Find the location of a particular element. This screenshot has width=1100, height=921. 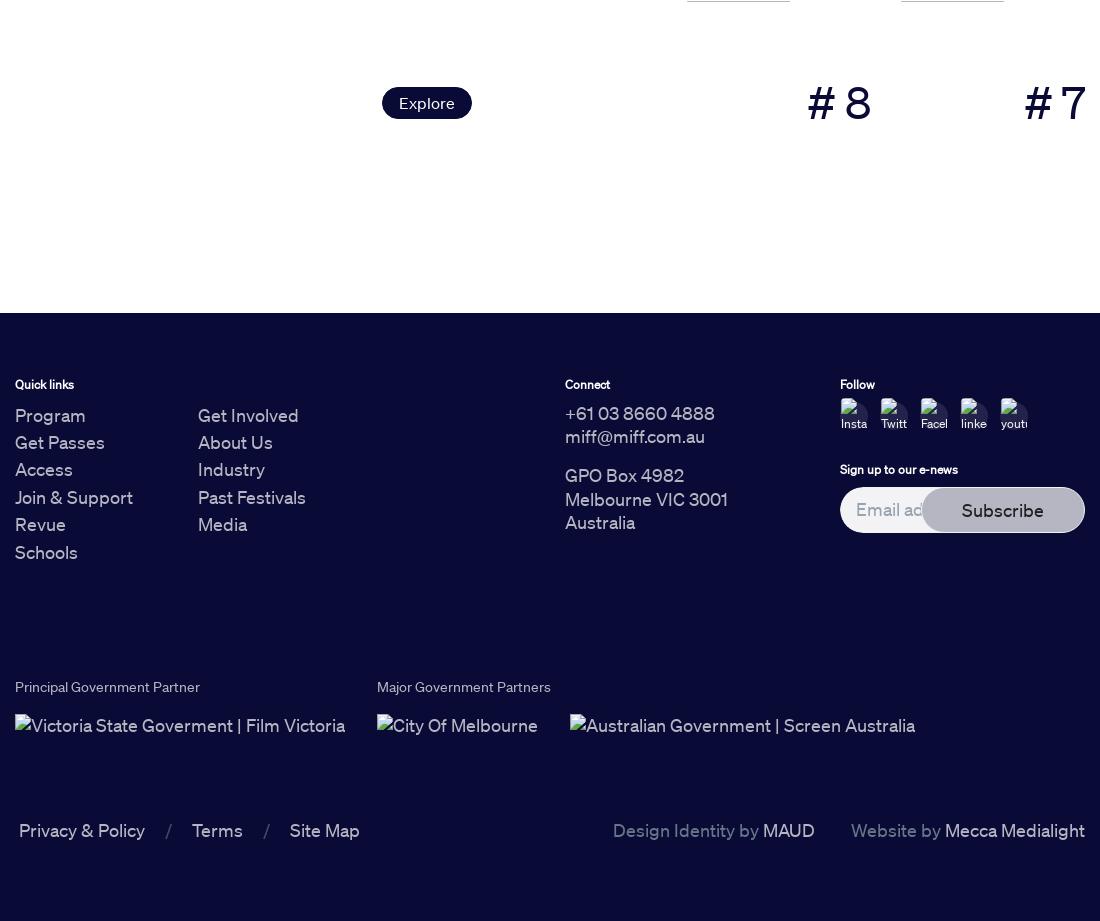

'Media' is located at coordinates (222, 522).